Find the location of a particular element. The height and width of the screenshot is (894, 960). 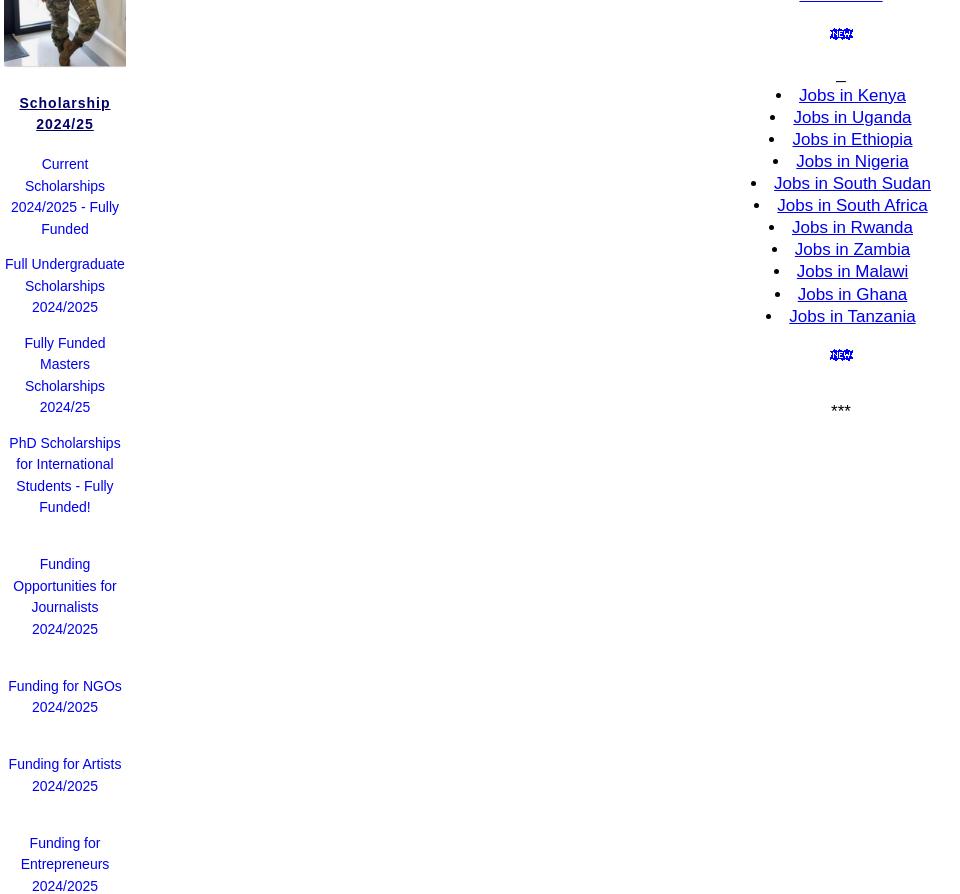

'_' is located at coordinates (835, 72).